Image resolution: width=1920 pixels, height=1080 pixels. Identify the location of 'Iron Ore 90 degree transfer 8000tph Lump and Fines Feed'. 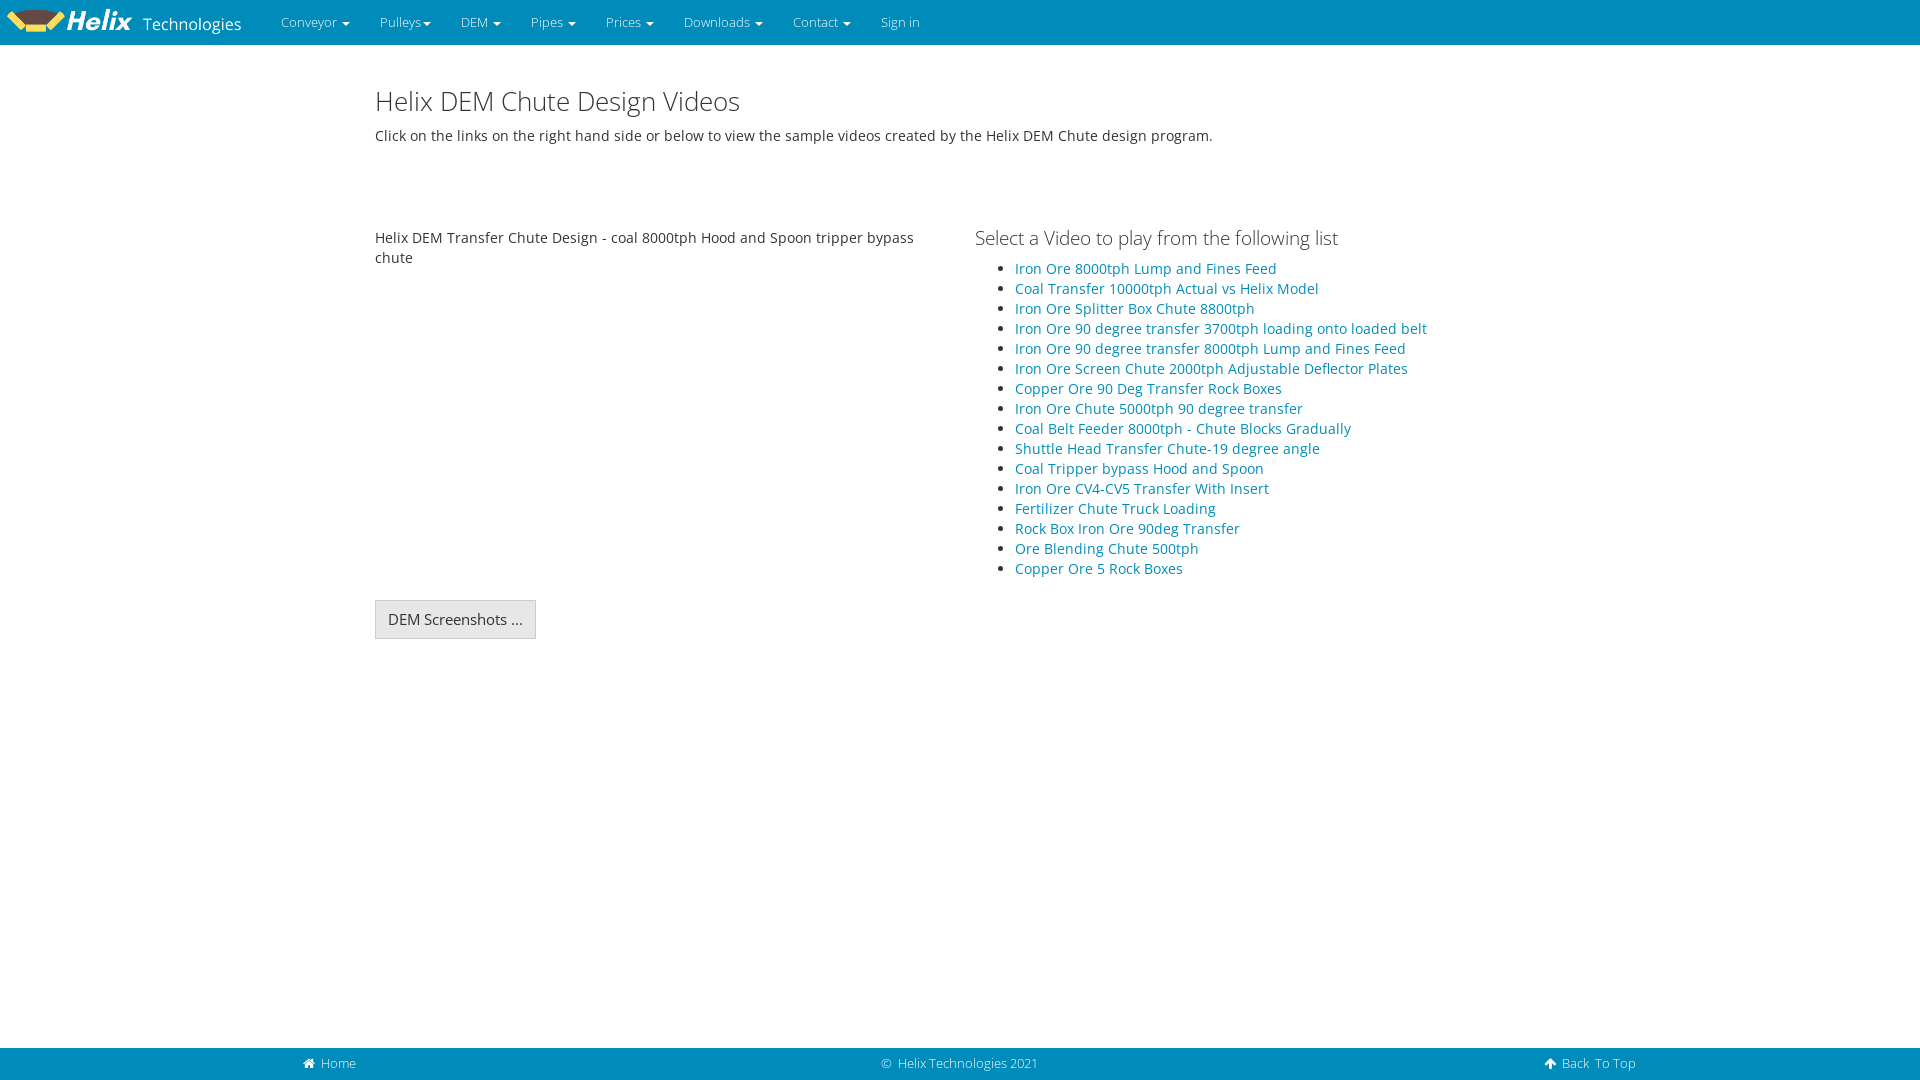
(1014, 347).